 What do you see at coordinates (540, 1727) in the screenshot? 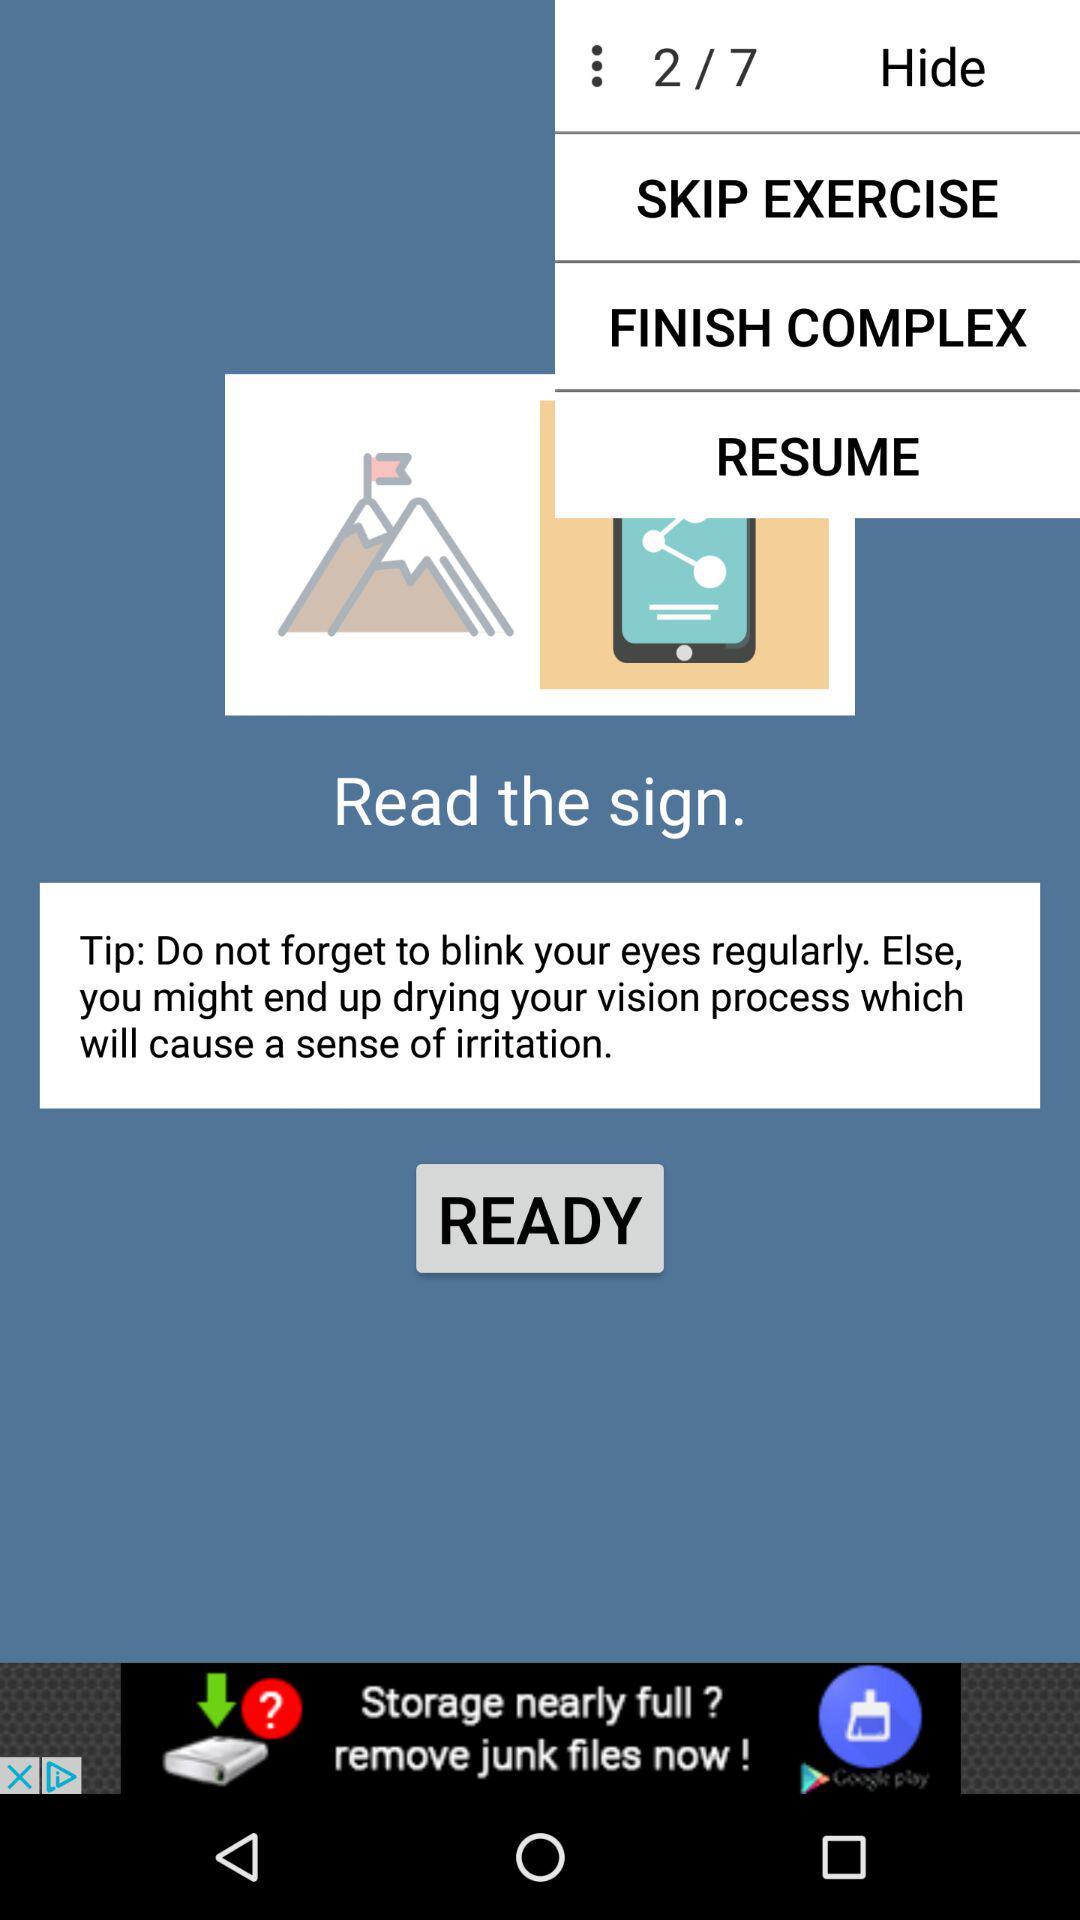
I see `advertisement page` at bounding box center [540, 1727].